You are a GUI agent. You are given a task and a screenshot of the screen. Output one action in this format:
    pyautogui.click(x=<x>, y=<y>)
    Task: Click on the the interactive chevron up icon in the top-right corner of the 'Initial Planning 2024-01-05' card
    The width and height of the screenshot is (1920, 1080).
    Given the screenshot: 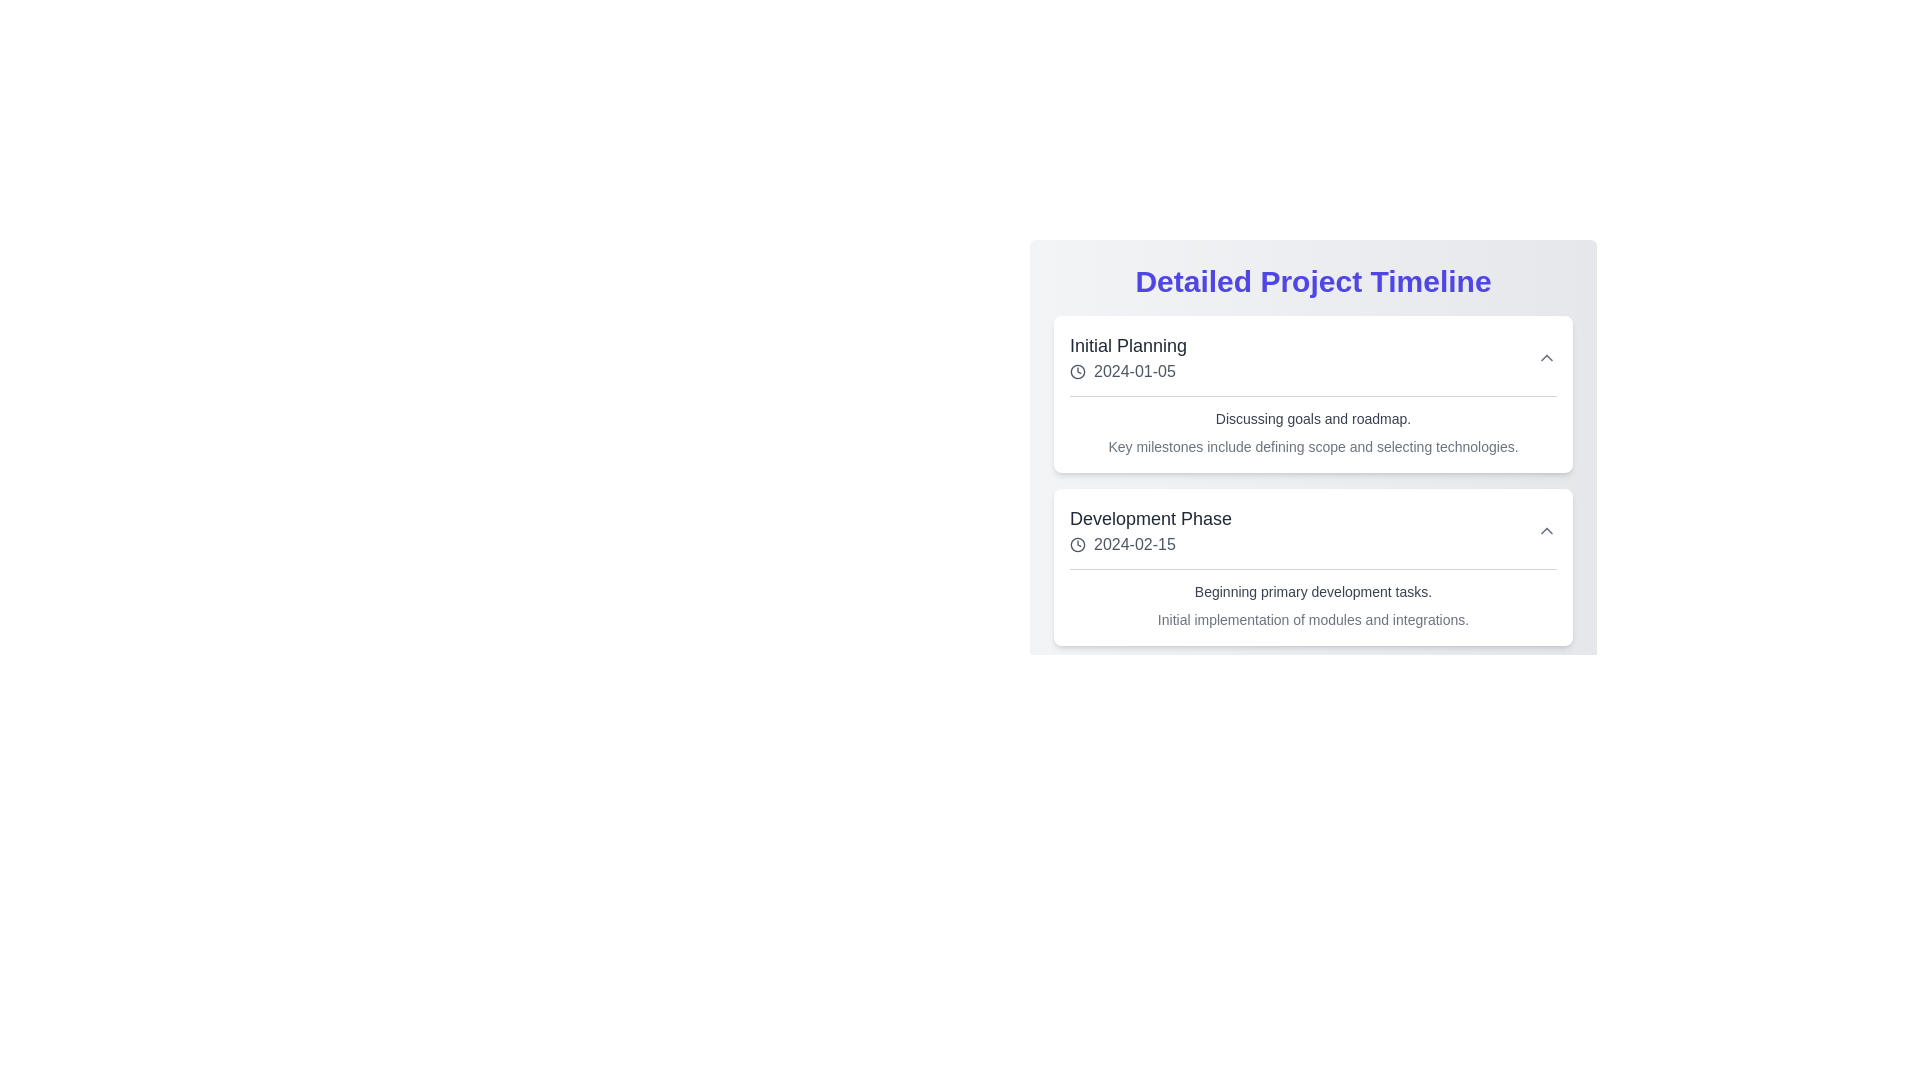 What is the action you would take?
    pyautogui.click(x=1545, y=357)
    